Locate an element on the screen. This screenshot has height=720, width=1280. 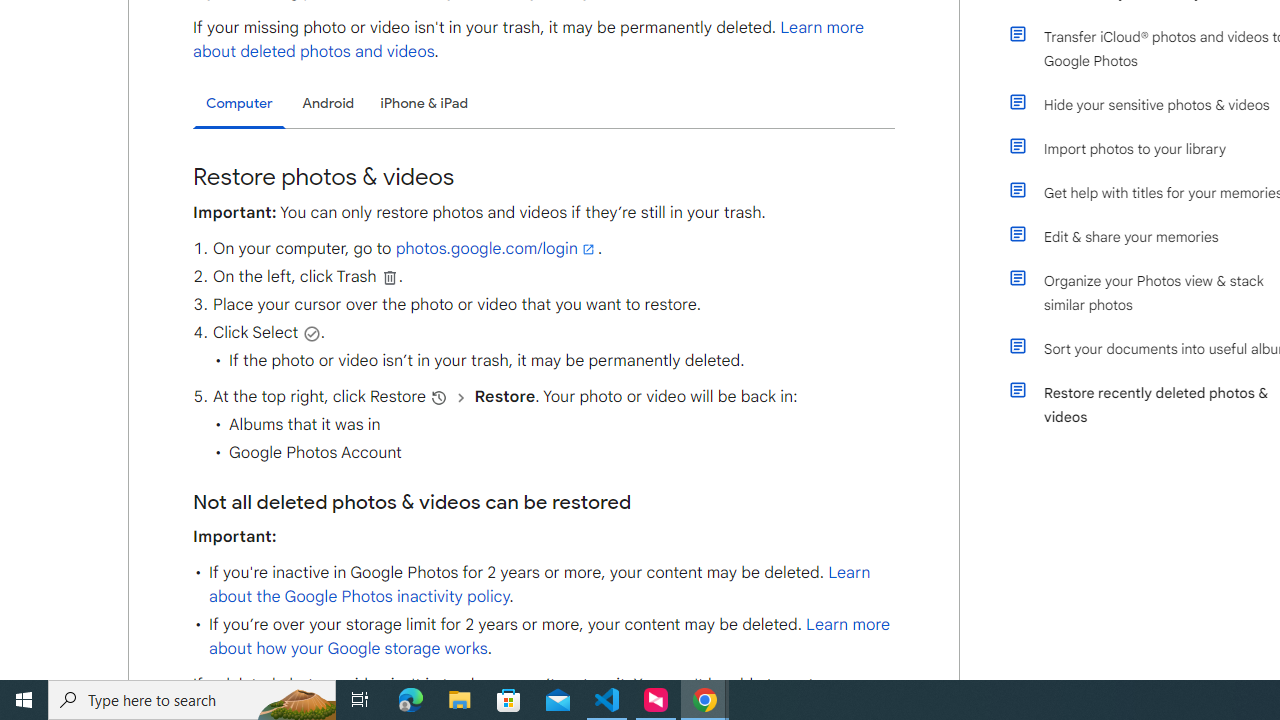
'photos.google.com/login' is located at coordinates (496, 248).